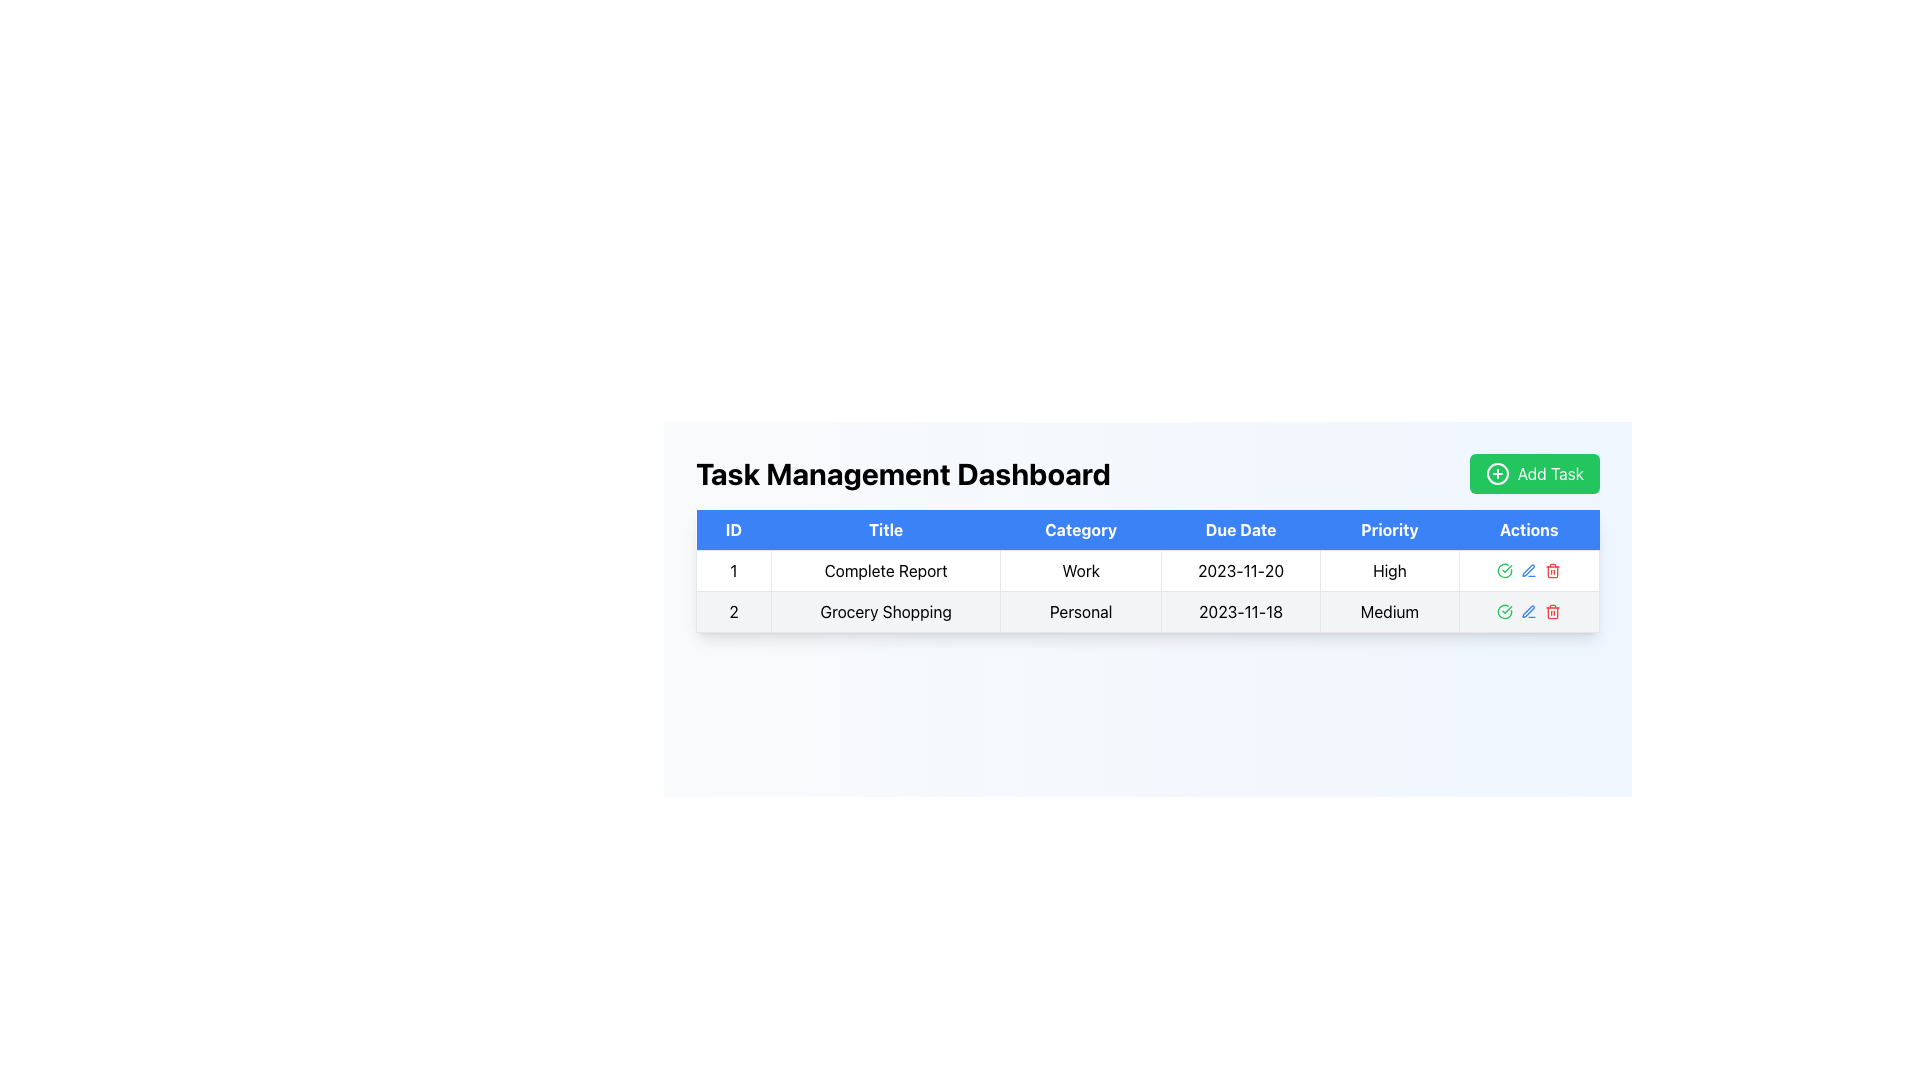 The height and width of the screenshot is (1080, 1920). I want to click on the green checkmark icon in the 'Actions' column of the second row to observe the hover effect, so click(1505, 570).